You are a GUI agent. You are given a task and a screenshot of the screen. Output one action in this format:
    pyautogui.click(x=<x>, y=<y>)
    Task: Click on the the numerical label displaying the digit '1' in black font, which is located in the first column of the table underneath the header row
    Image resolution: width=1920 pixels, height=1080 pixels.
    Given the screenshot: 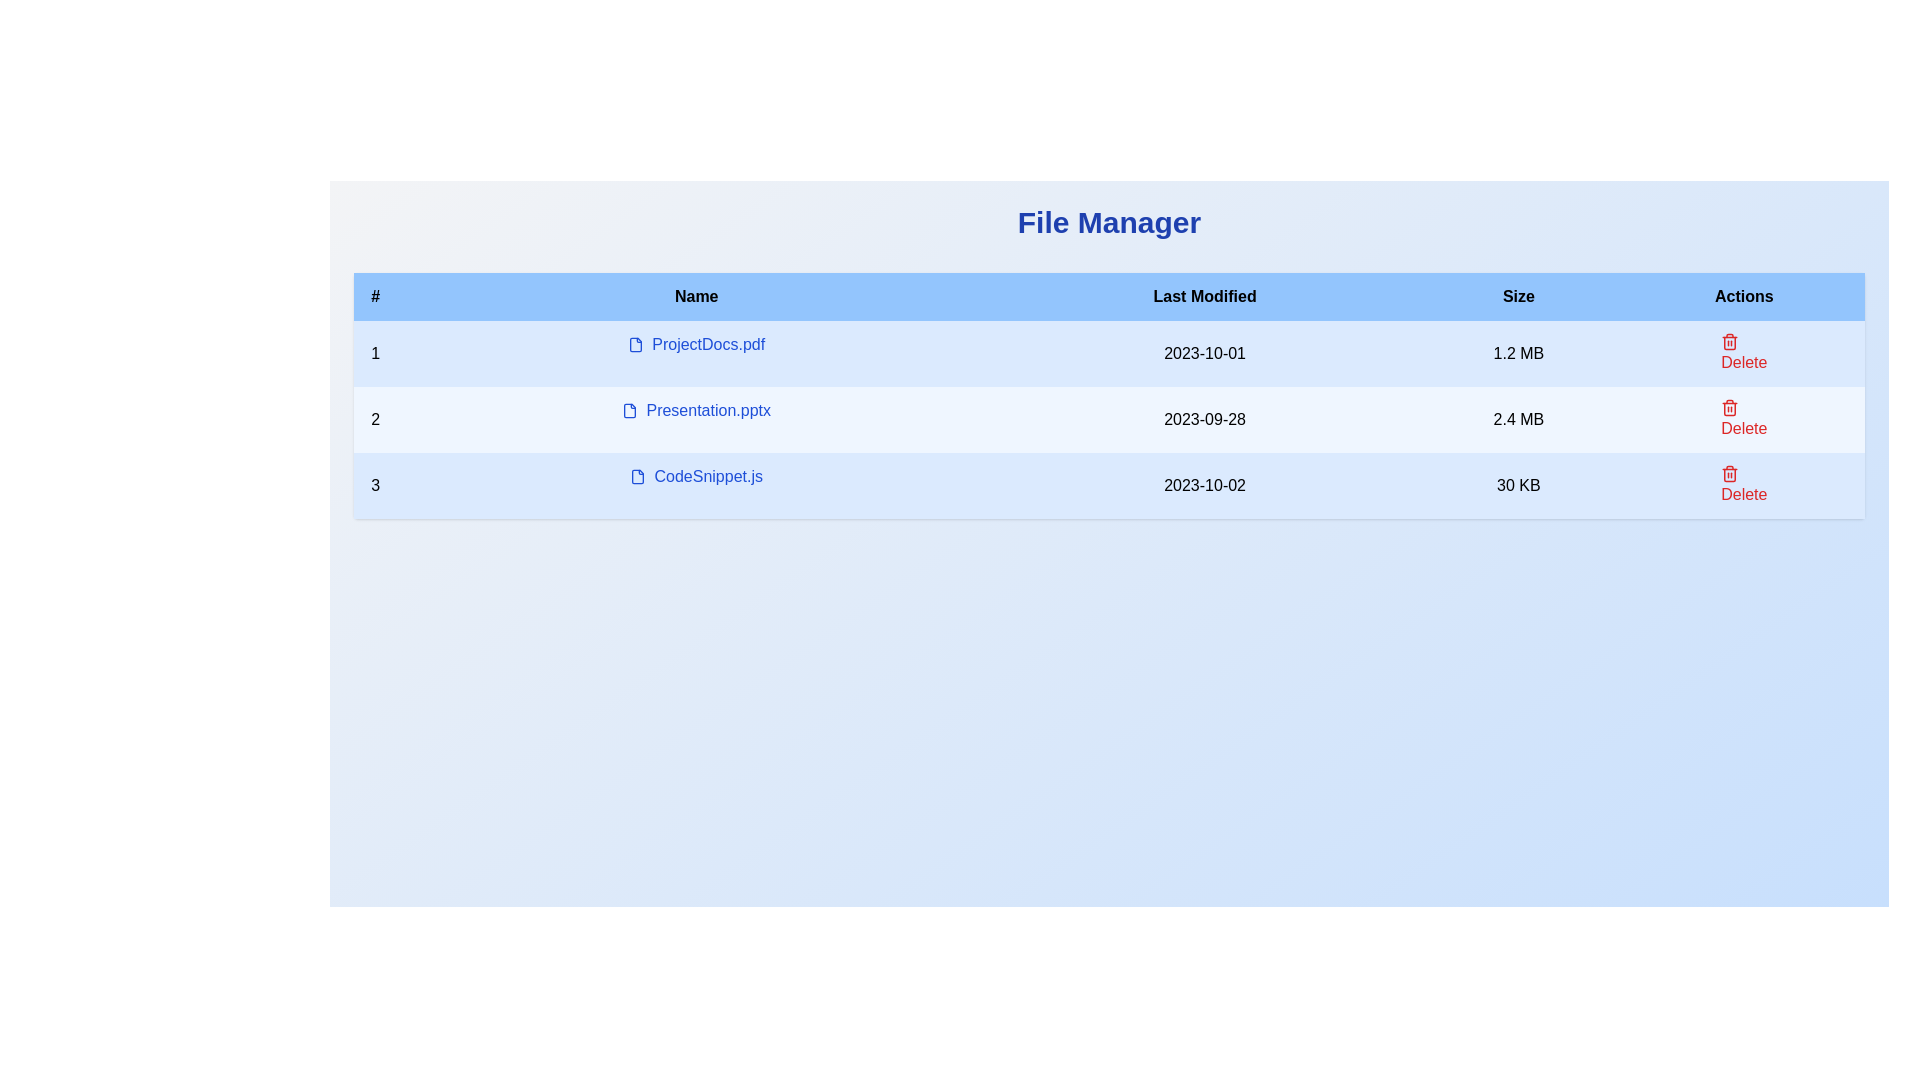 What is the action you would take?
    pyautogui.click(x=375, y=353)
    